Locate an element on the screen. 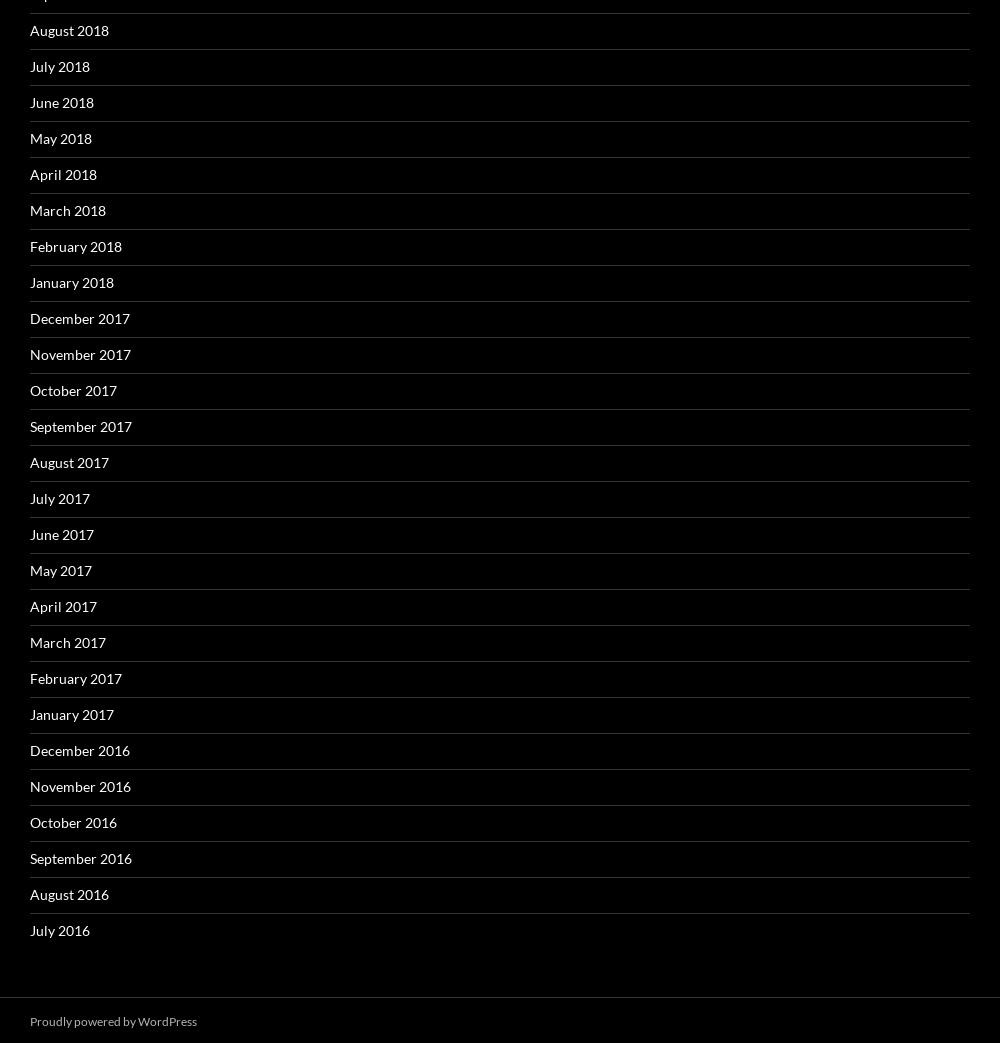 The height and width of the screenshot is (1043, 1000). 'December 2016' is located at coordinates (79, 749).